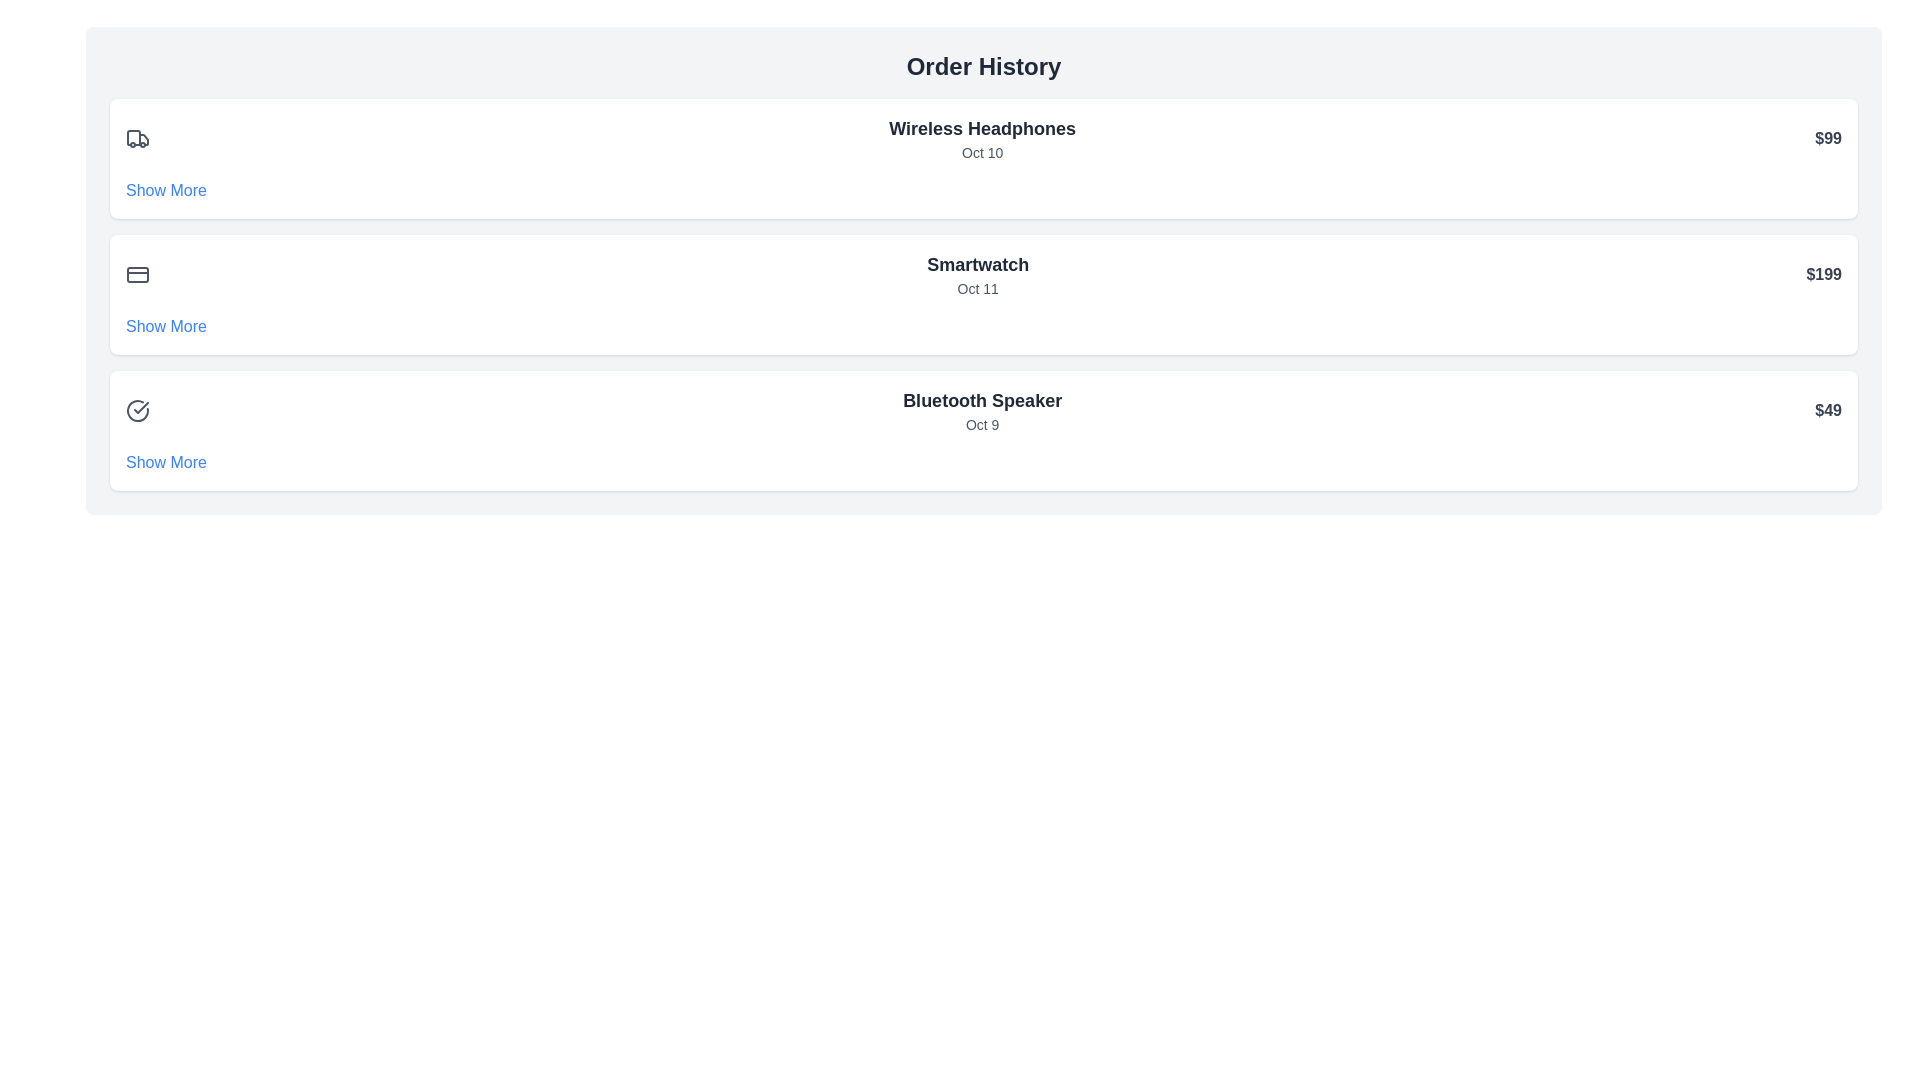  I want to click on the text label that conveys the product name 'Smartwatch' and the date 'Oct 11', which is centrally located in the product description section, so click(978, 274).